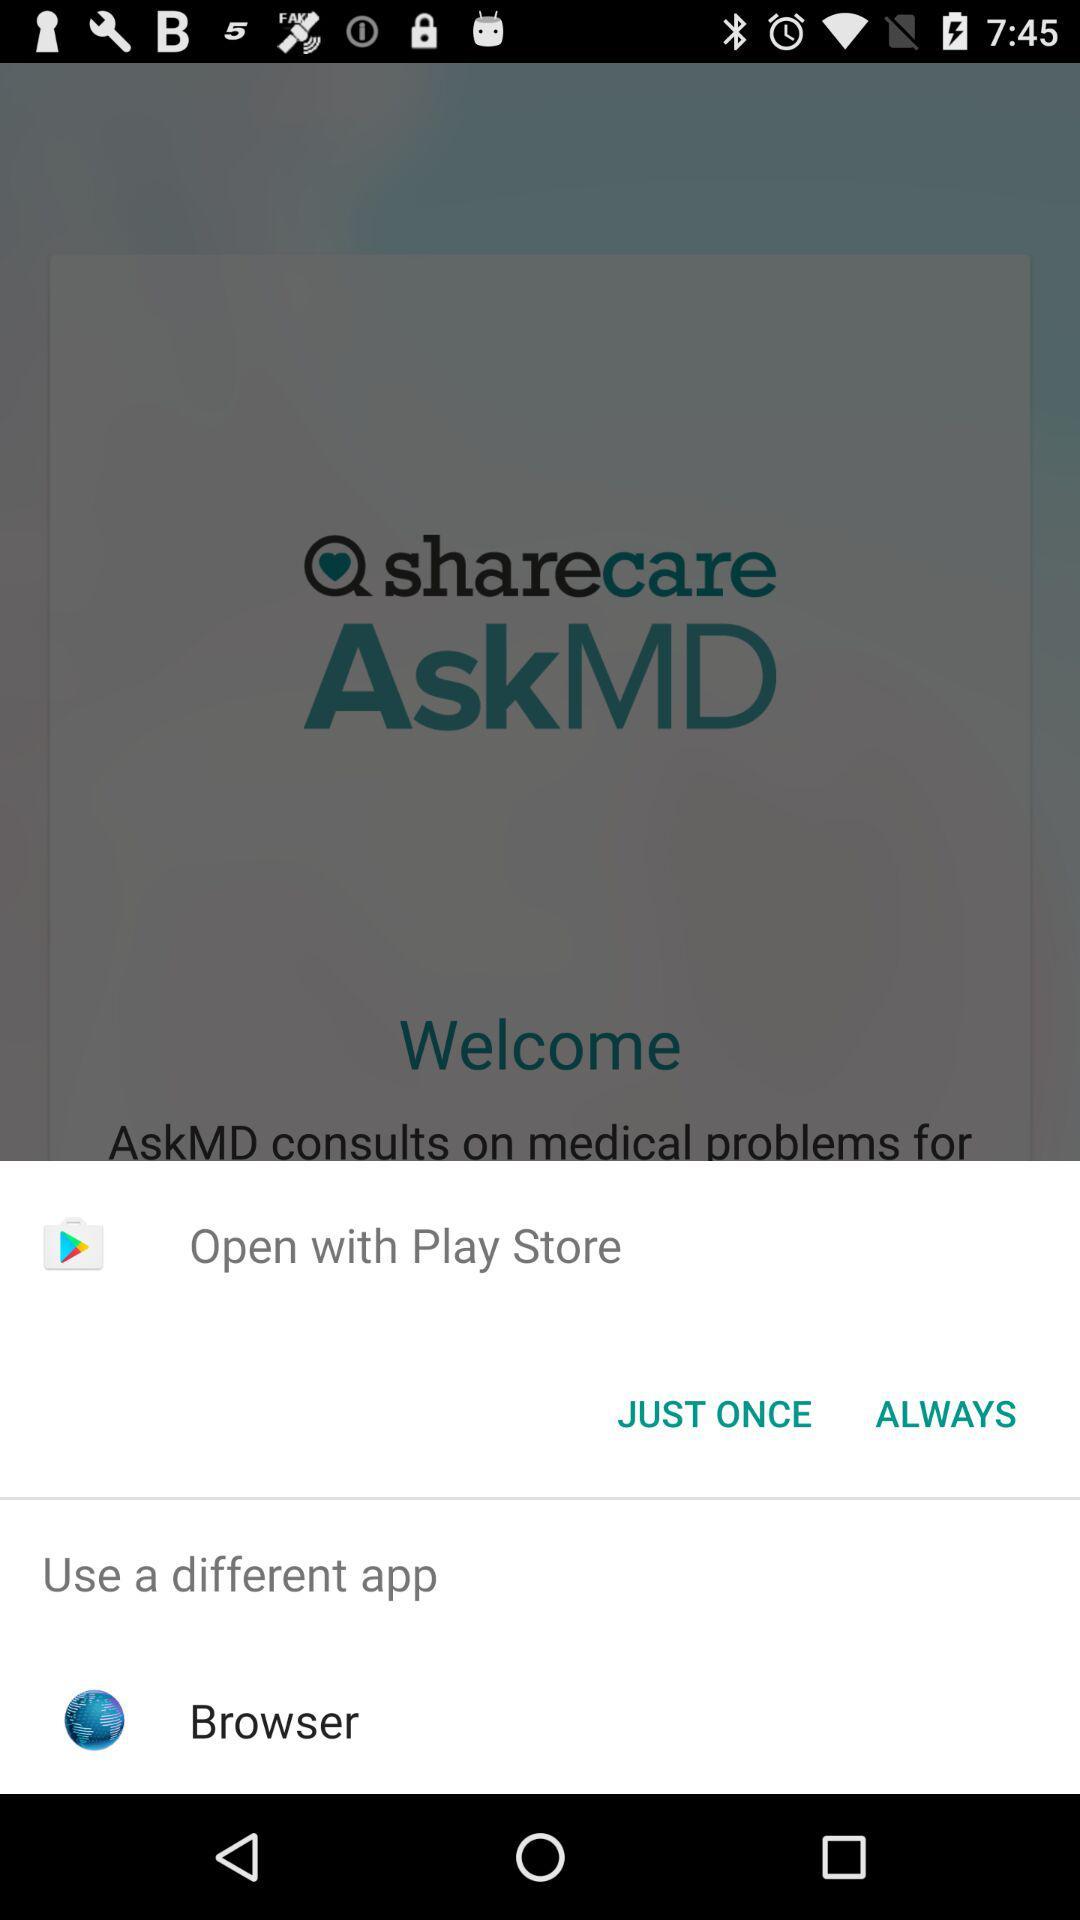 The width and height of the screenshot is (1080, 1920). I want to click on the item next to just once button, so click(945, 1411).